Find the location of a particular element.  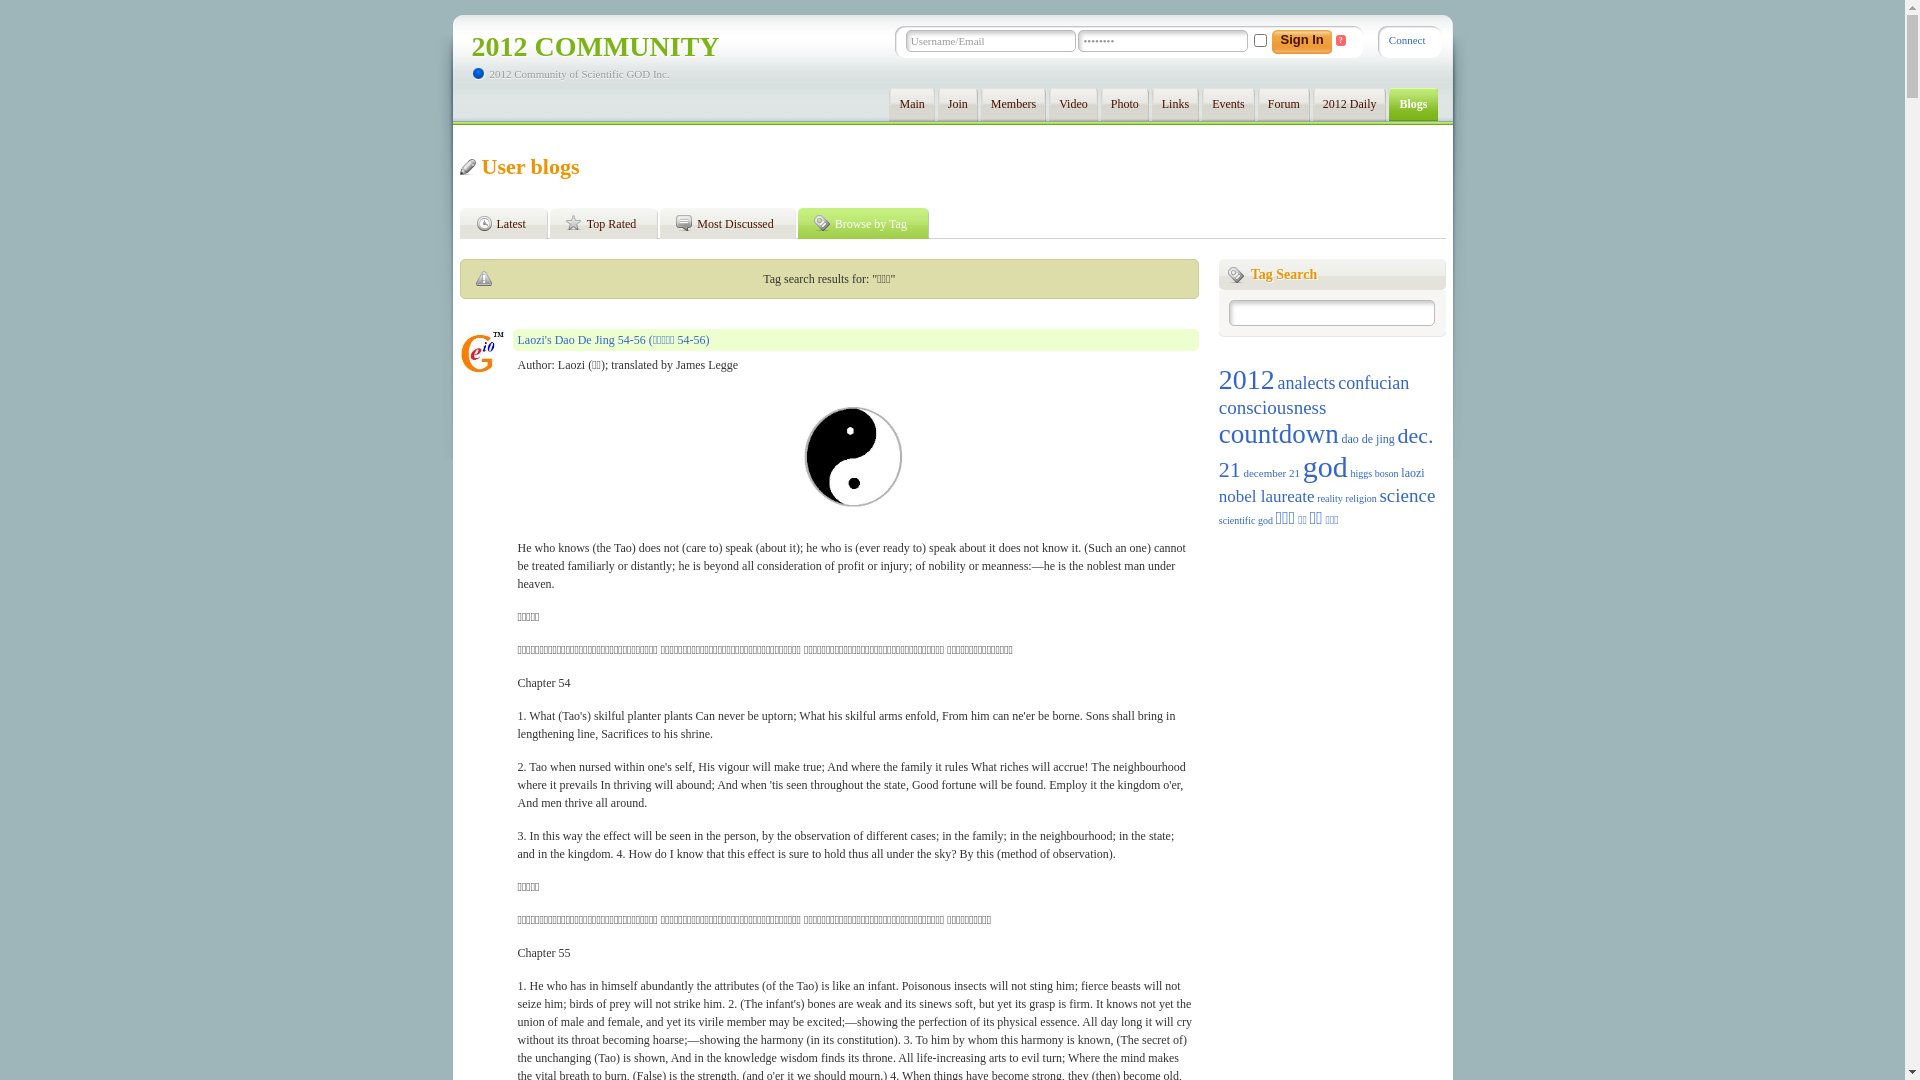

'Latest' is located at coordinates (508, 223).